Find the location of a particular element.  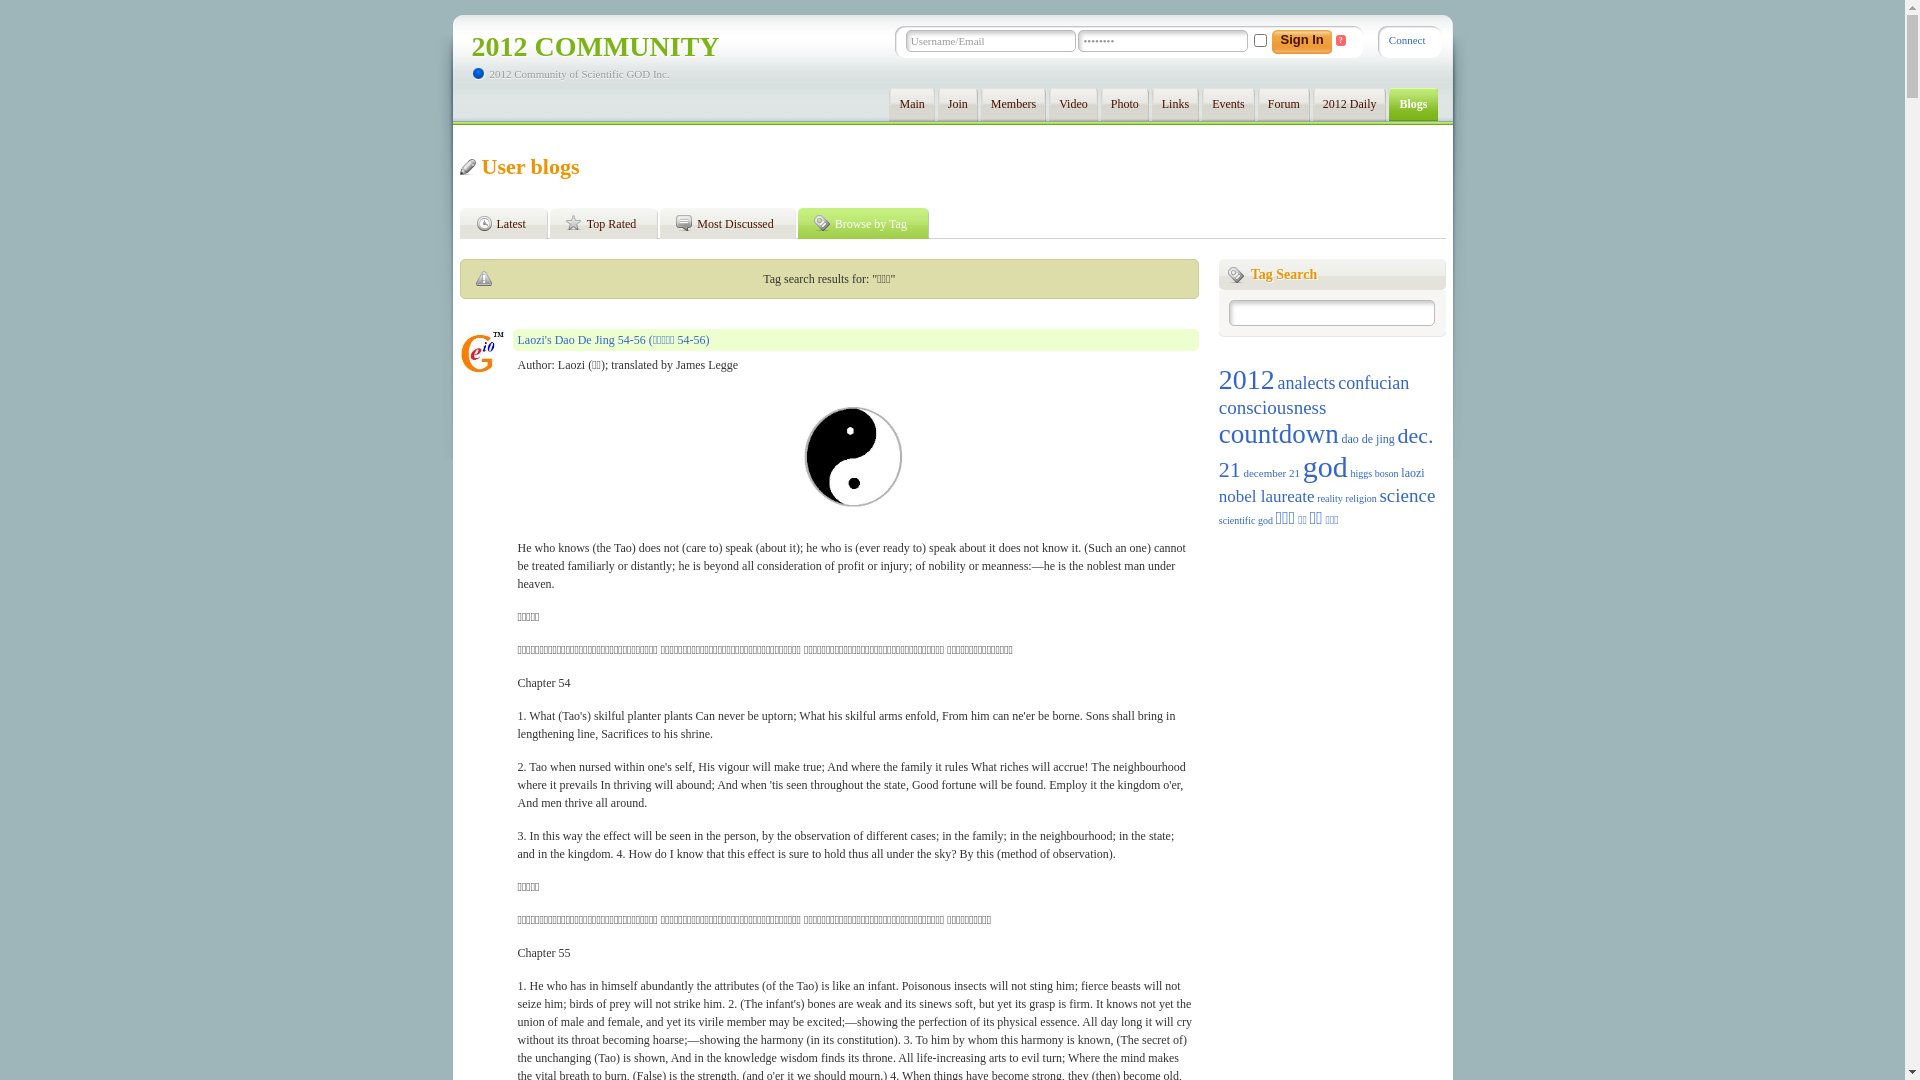

'Latest' is located at coordinates (508, 223).